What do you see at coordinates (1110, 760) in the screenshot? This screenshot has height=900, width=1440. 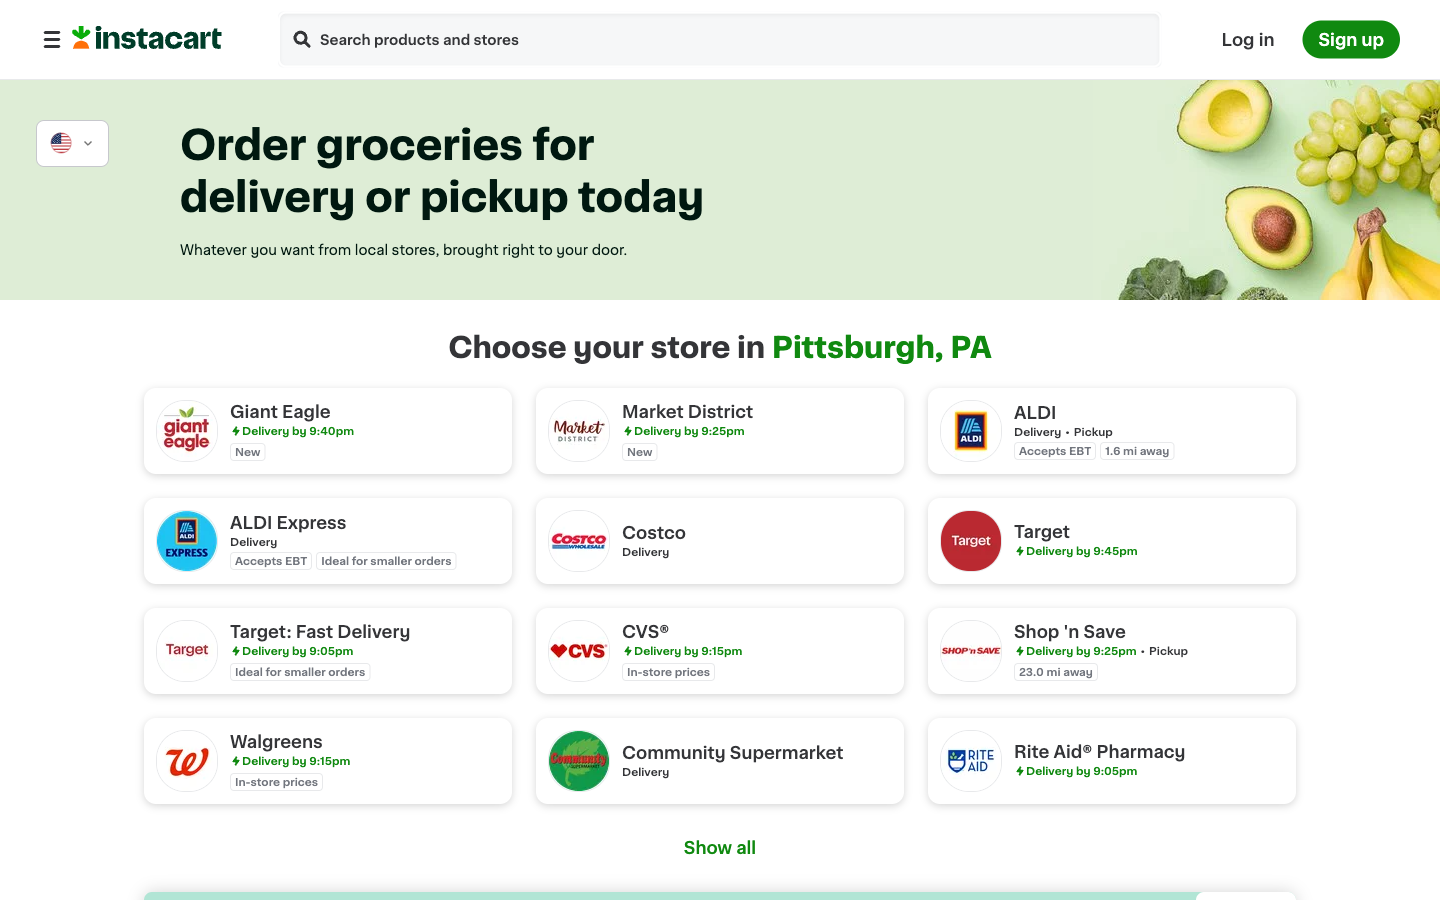 I see `Go to the Rite Aid Pharmacy website for checking medication inventory` at bounding box center [1110, 760].